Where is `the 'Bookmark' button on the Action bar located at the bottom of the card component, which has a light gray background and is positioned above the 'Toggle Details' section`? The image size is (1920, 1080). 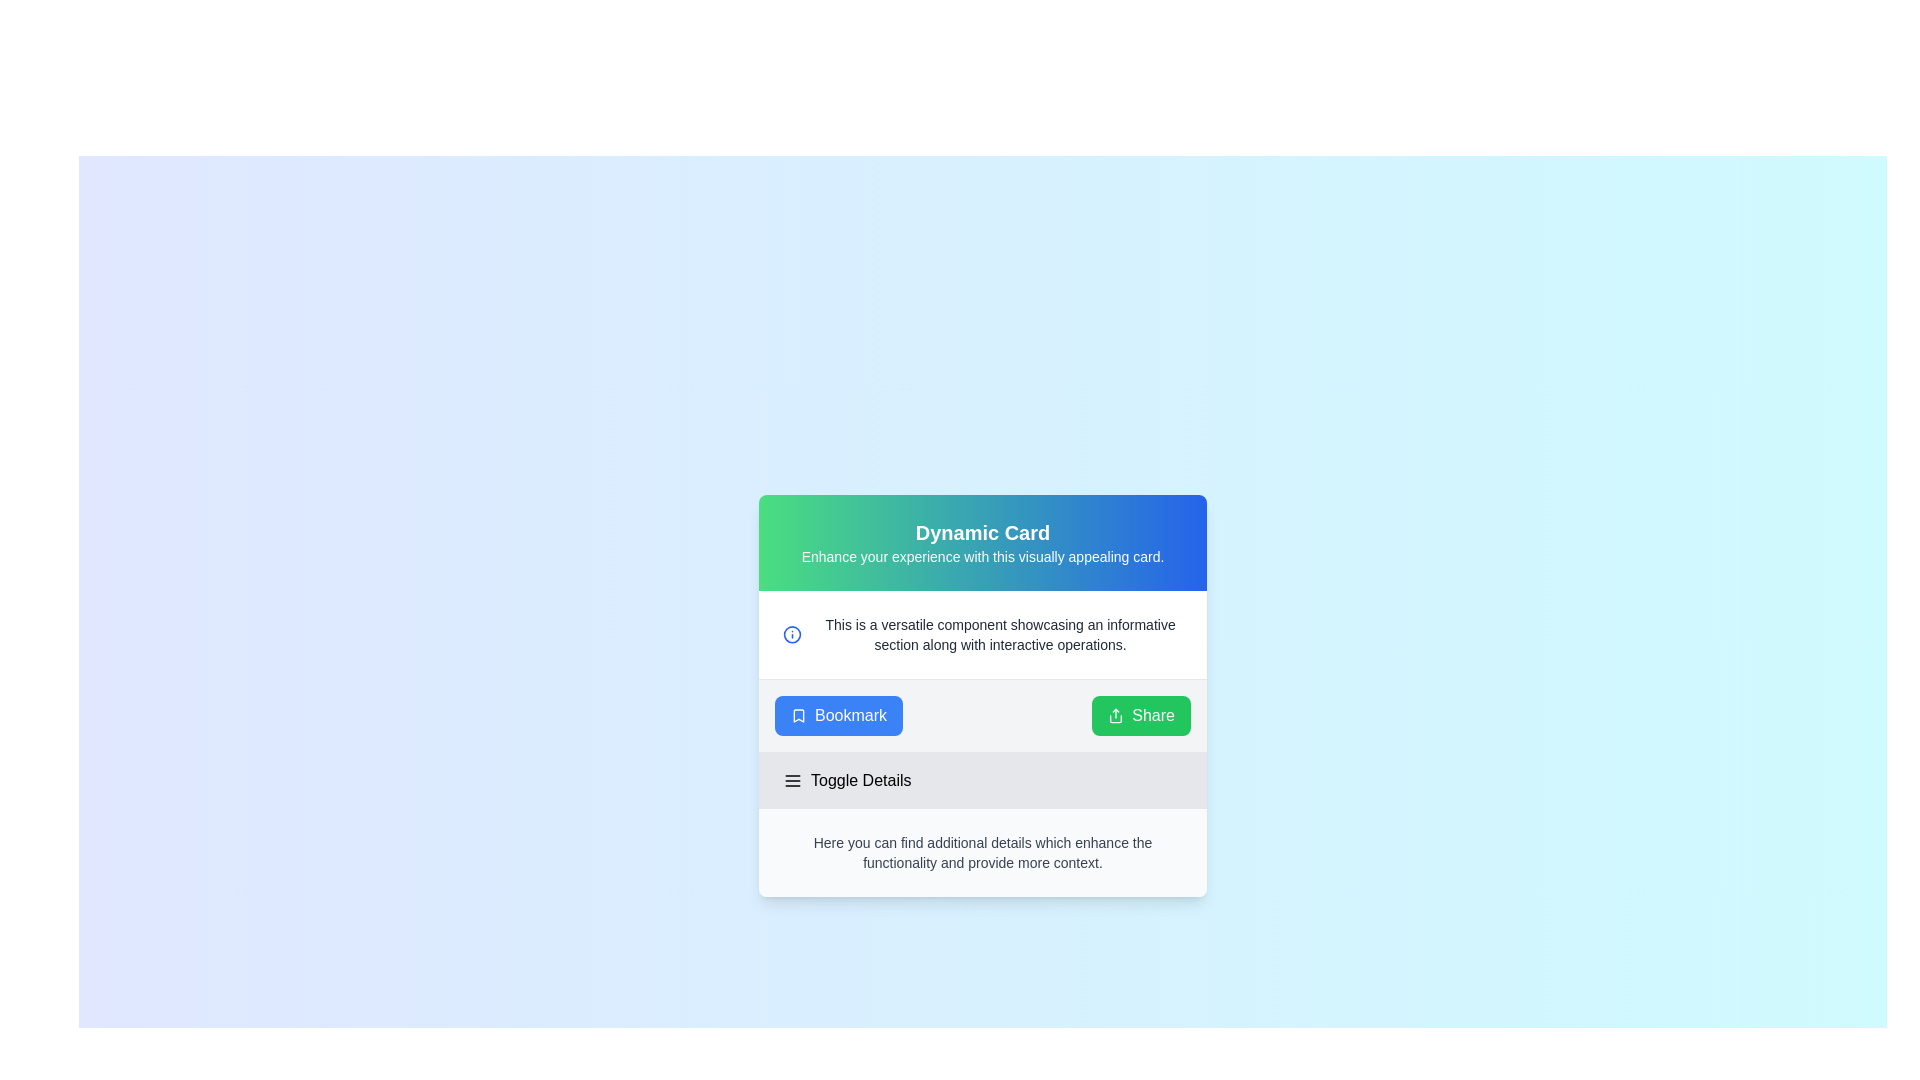 the 'Bookmark' button on the Action bar located at the bottom of the card component, which has a light gray background and is positioned above the 'Toggle Details' section is located at coordinates (983, 713).